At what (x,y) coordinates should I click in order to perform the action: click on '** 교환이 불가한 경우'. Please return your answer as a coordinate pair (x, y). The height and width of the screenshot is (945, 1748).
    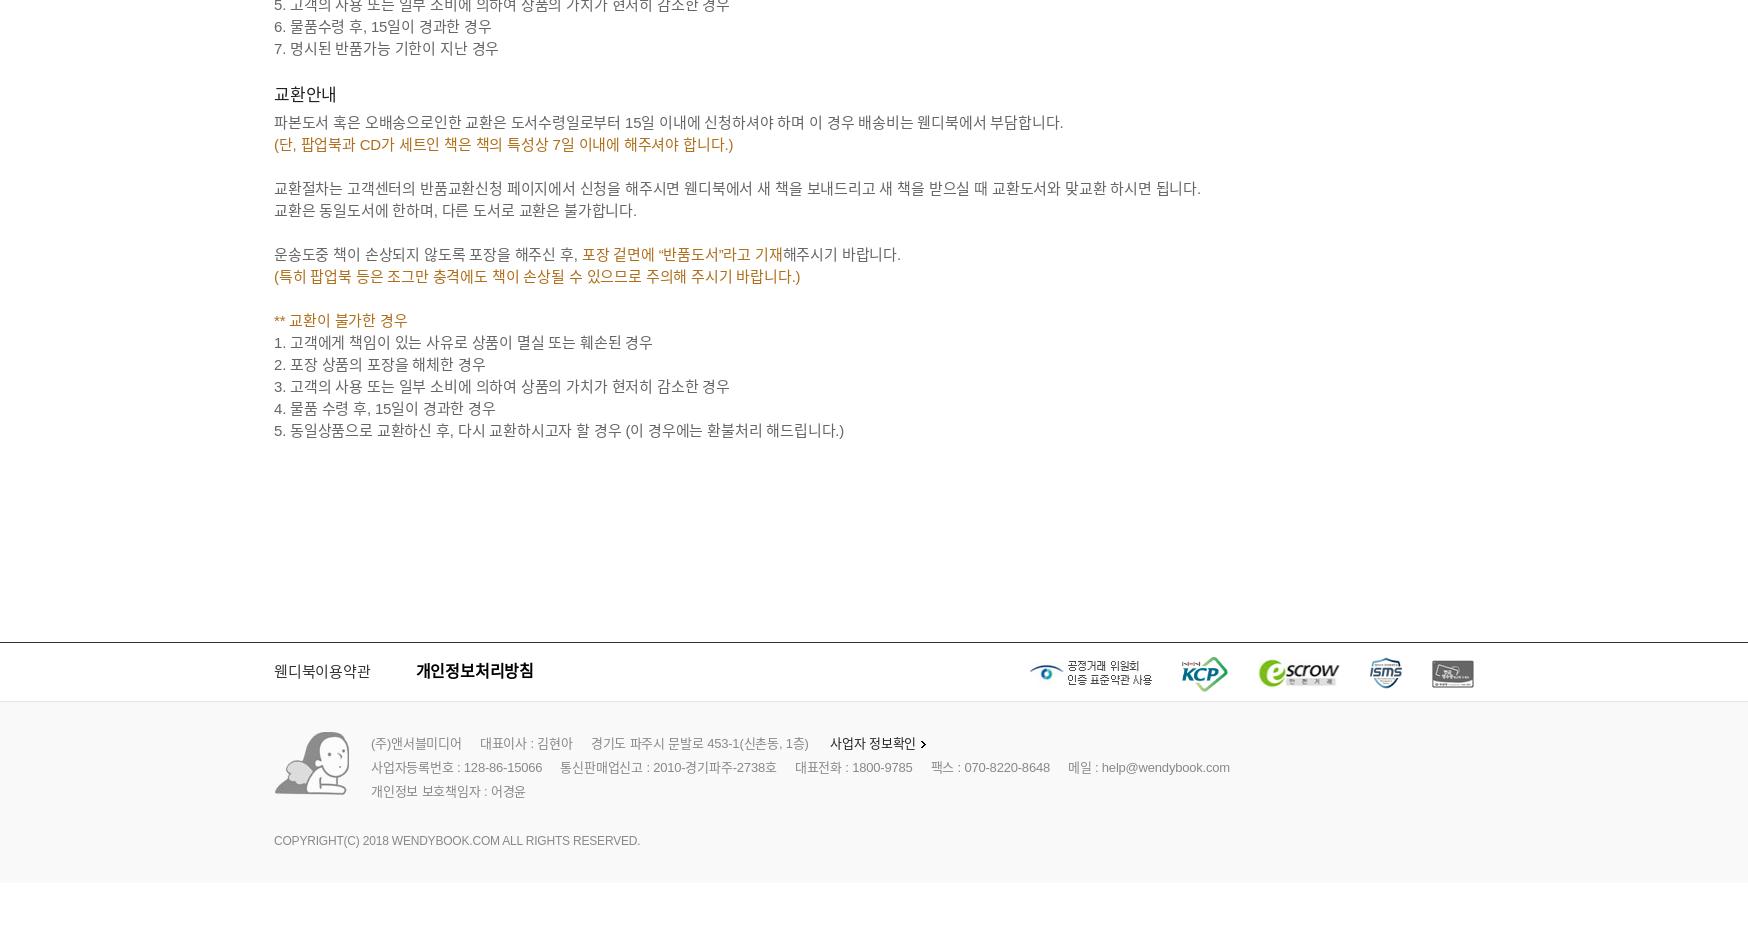
    Looking at the image, I should click on (339, 320).